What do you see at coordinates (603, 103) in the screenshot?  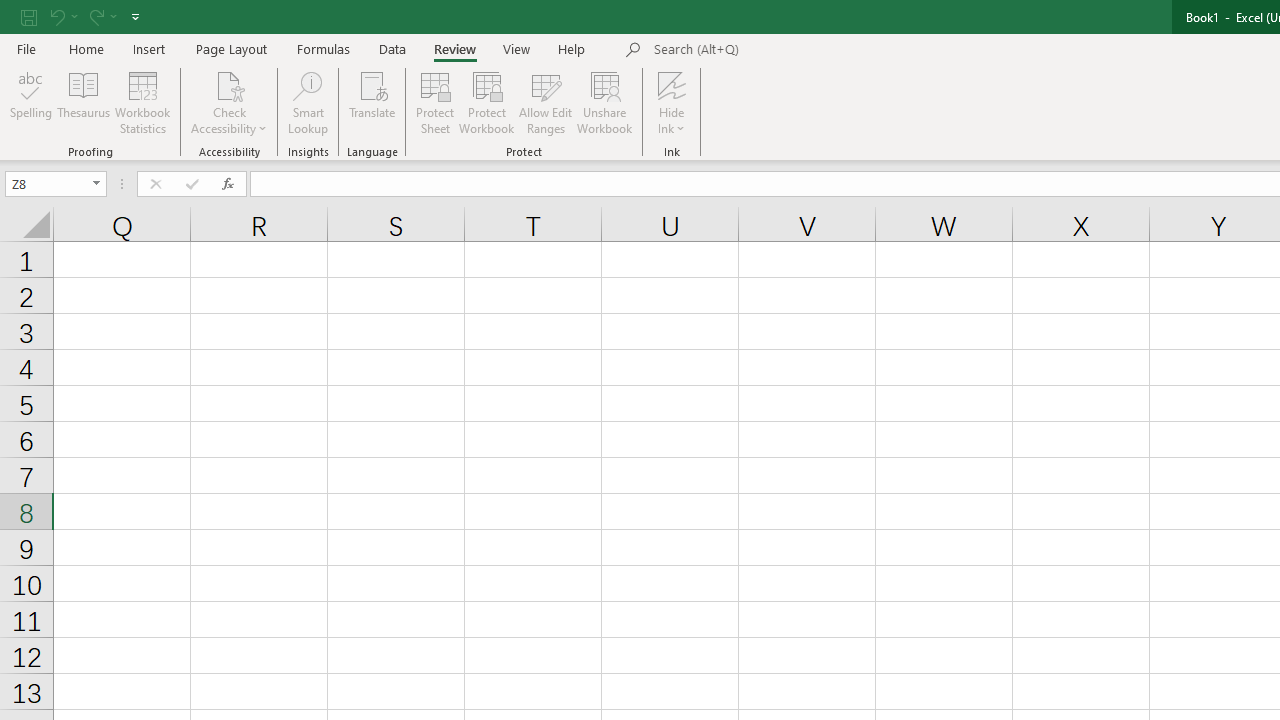 I see `'Unshare Workbook'` at bounding box center [603, 103].